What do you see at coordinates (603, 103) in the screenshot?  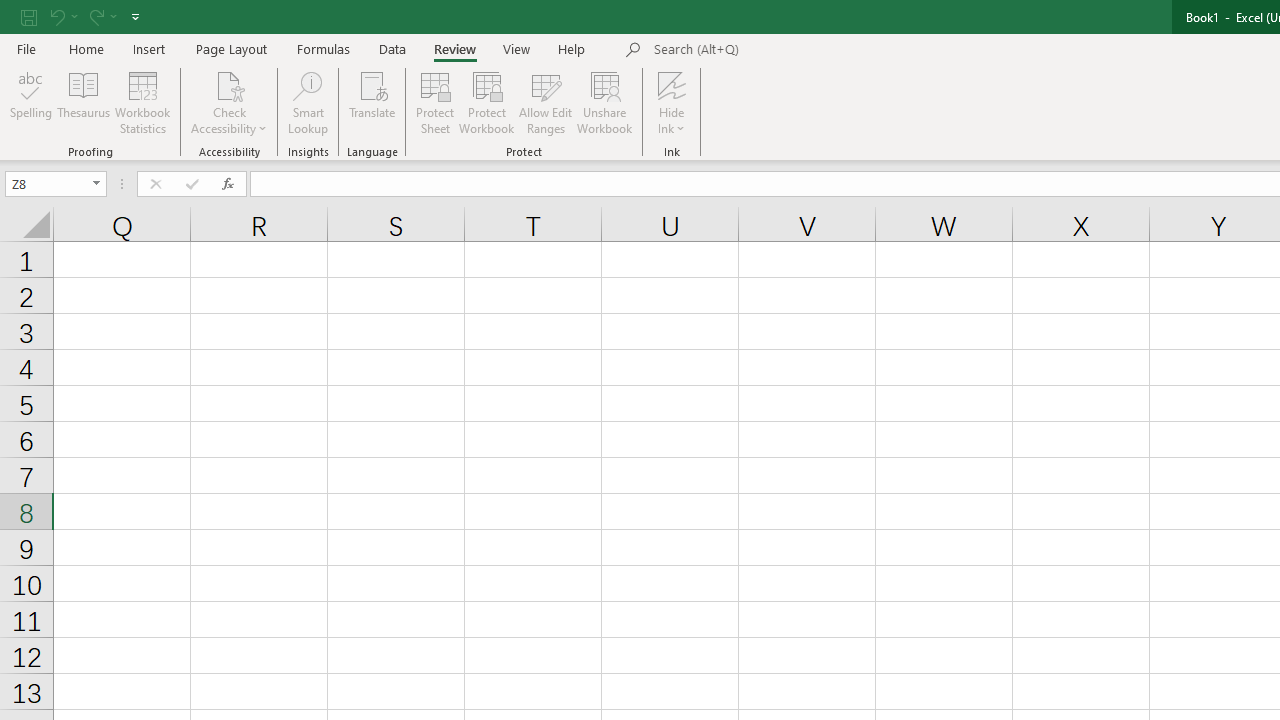 I see `'Unshare Workbook'` at bounding box center [603, 103].